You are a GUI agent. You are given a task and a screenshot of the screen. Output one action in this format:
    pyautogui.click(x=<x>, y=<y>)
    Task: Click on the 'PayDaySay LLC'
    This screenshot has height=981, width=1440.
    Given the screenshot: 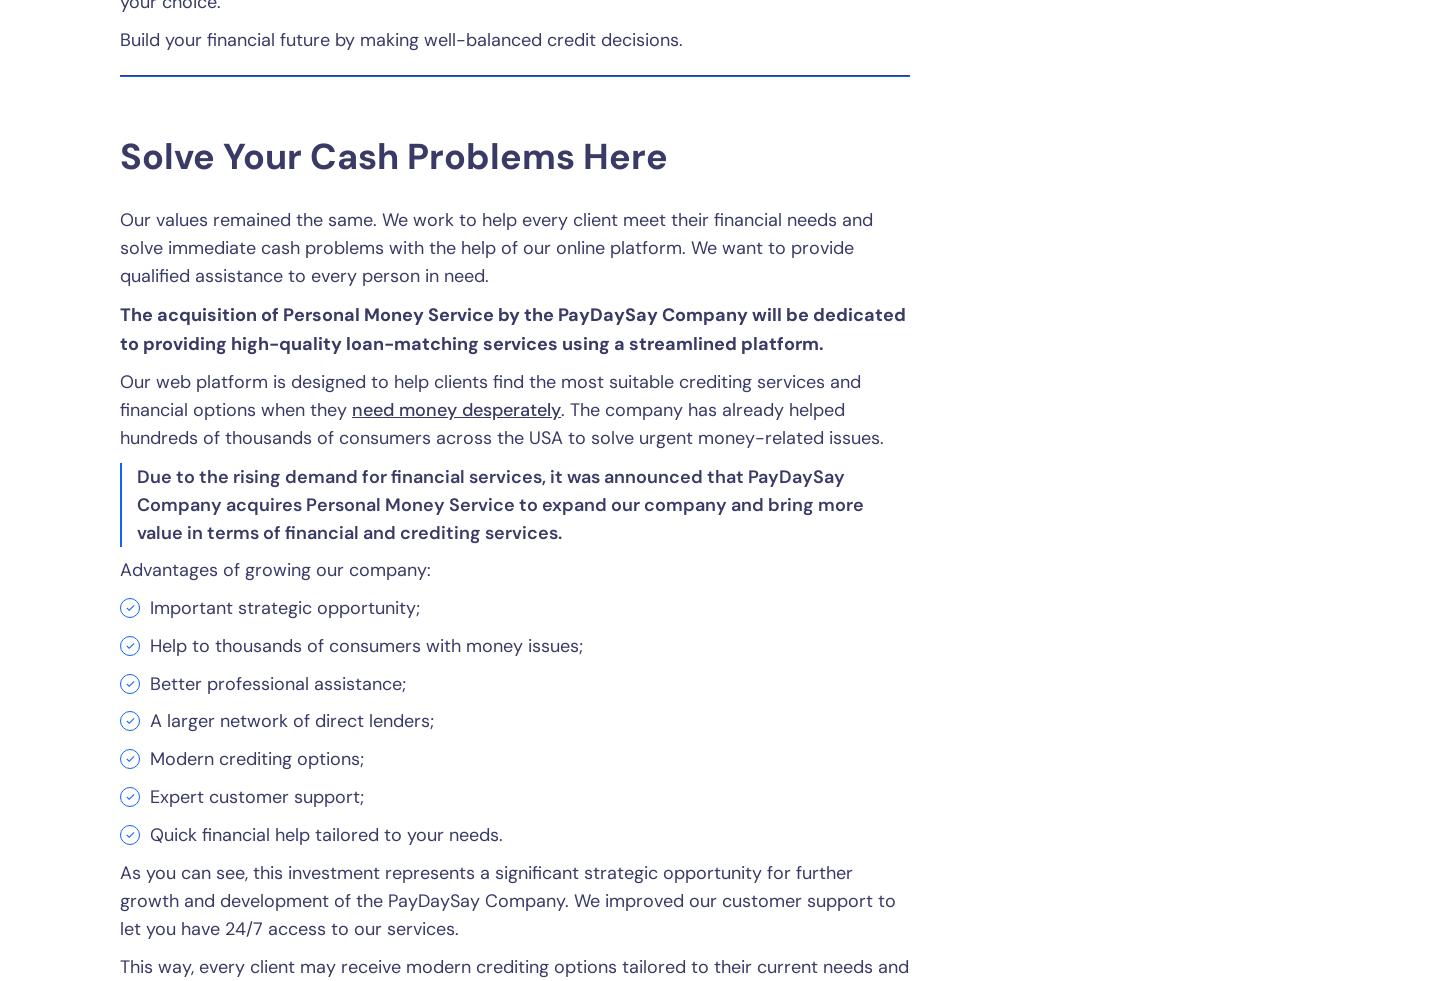 What is the action you would take?
    pyautogui.click(x=624, y=710)
    